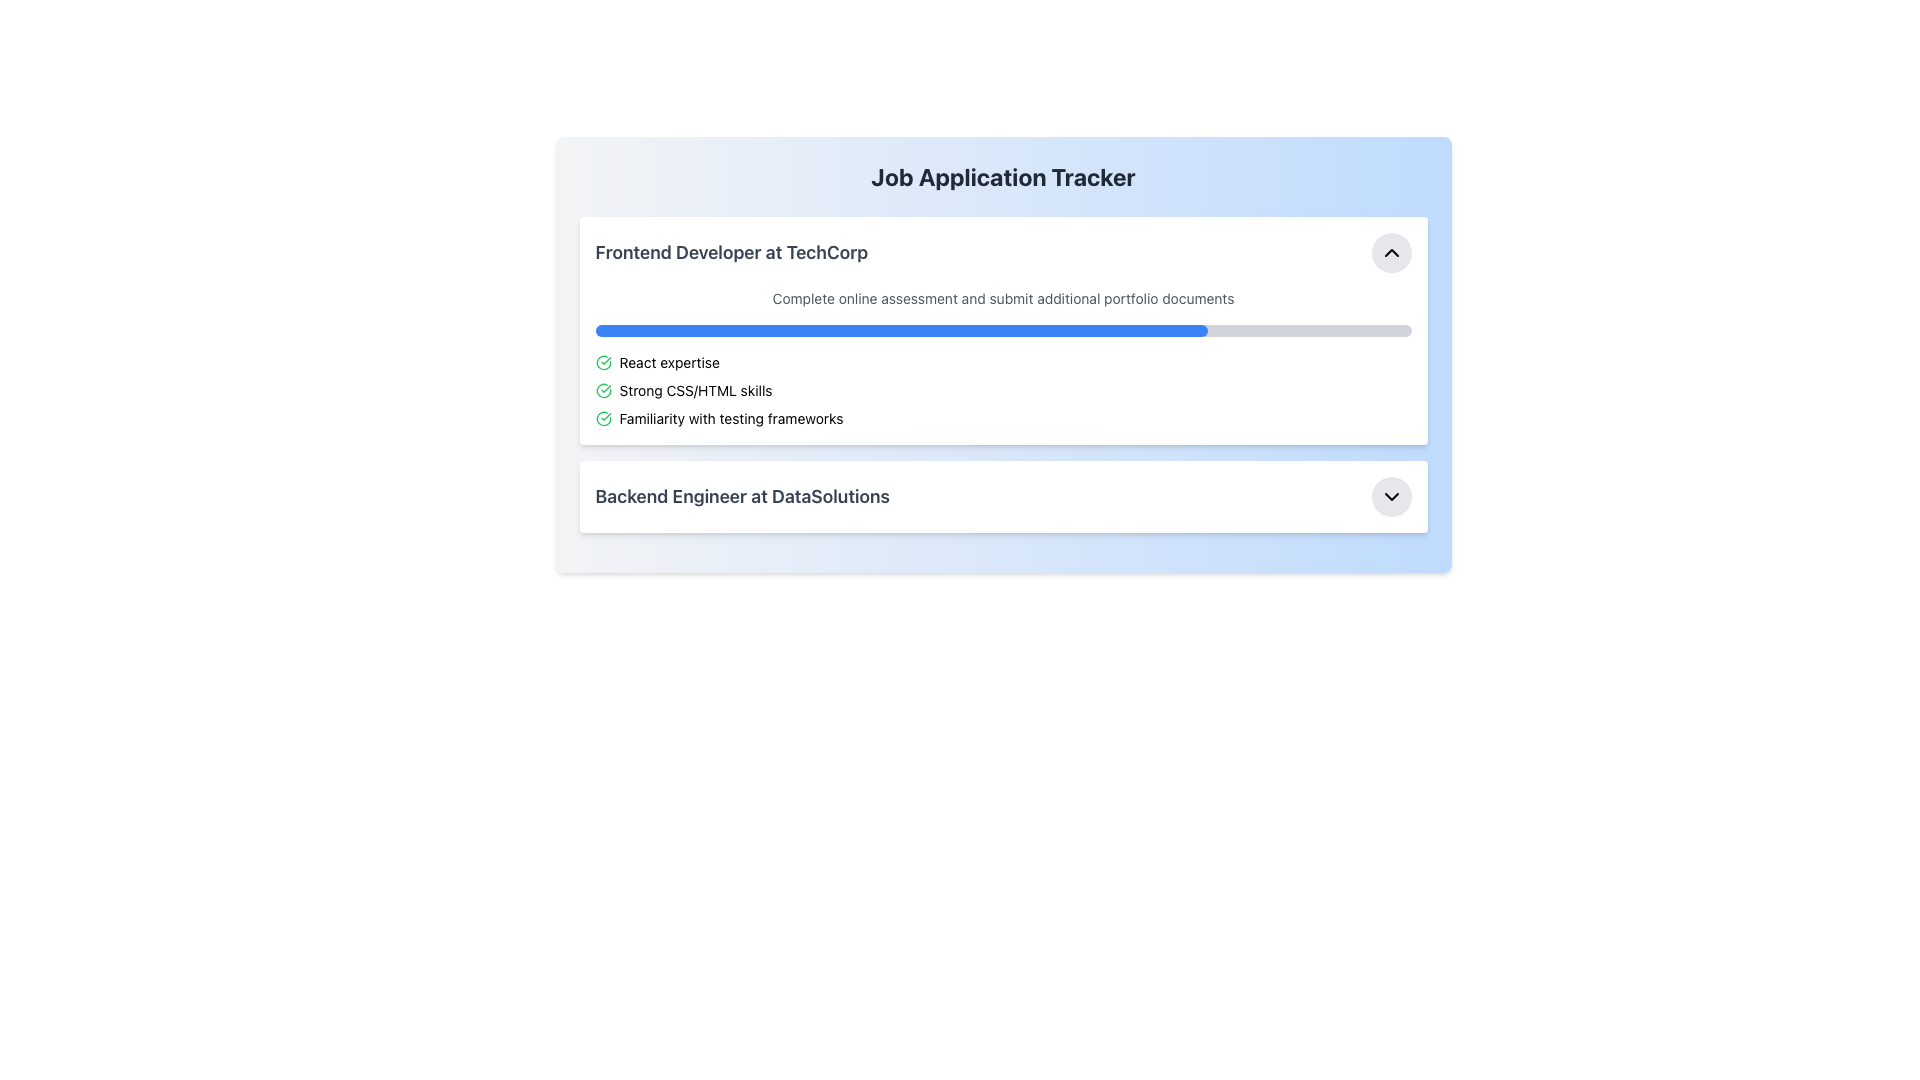 This screenshot has height=1080, width=1920. Describe the element at coordinates (1003, 496) in the screenshot. I see `the List Item with Dropdown displaying 'Backend Engineer at DataSolutions' to review information` at that location.